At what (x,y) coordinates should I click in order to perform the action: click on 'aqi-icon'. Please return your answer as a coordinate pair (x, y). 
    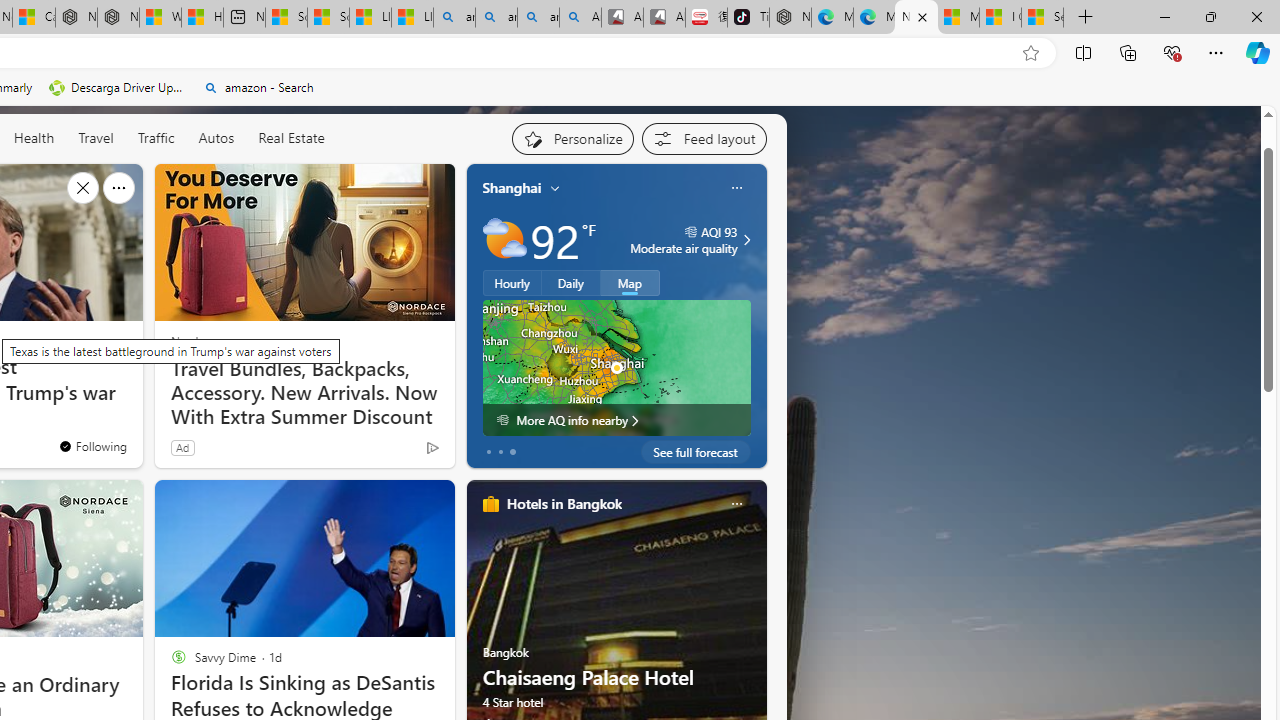
    Looking at the image, I should click on (691, 231).